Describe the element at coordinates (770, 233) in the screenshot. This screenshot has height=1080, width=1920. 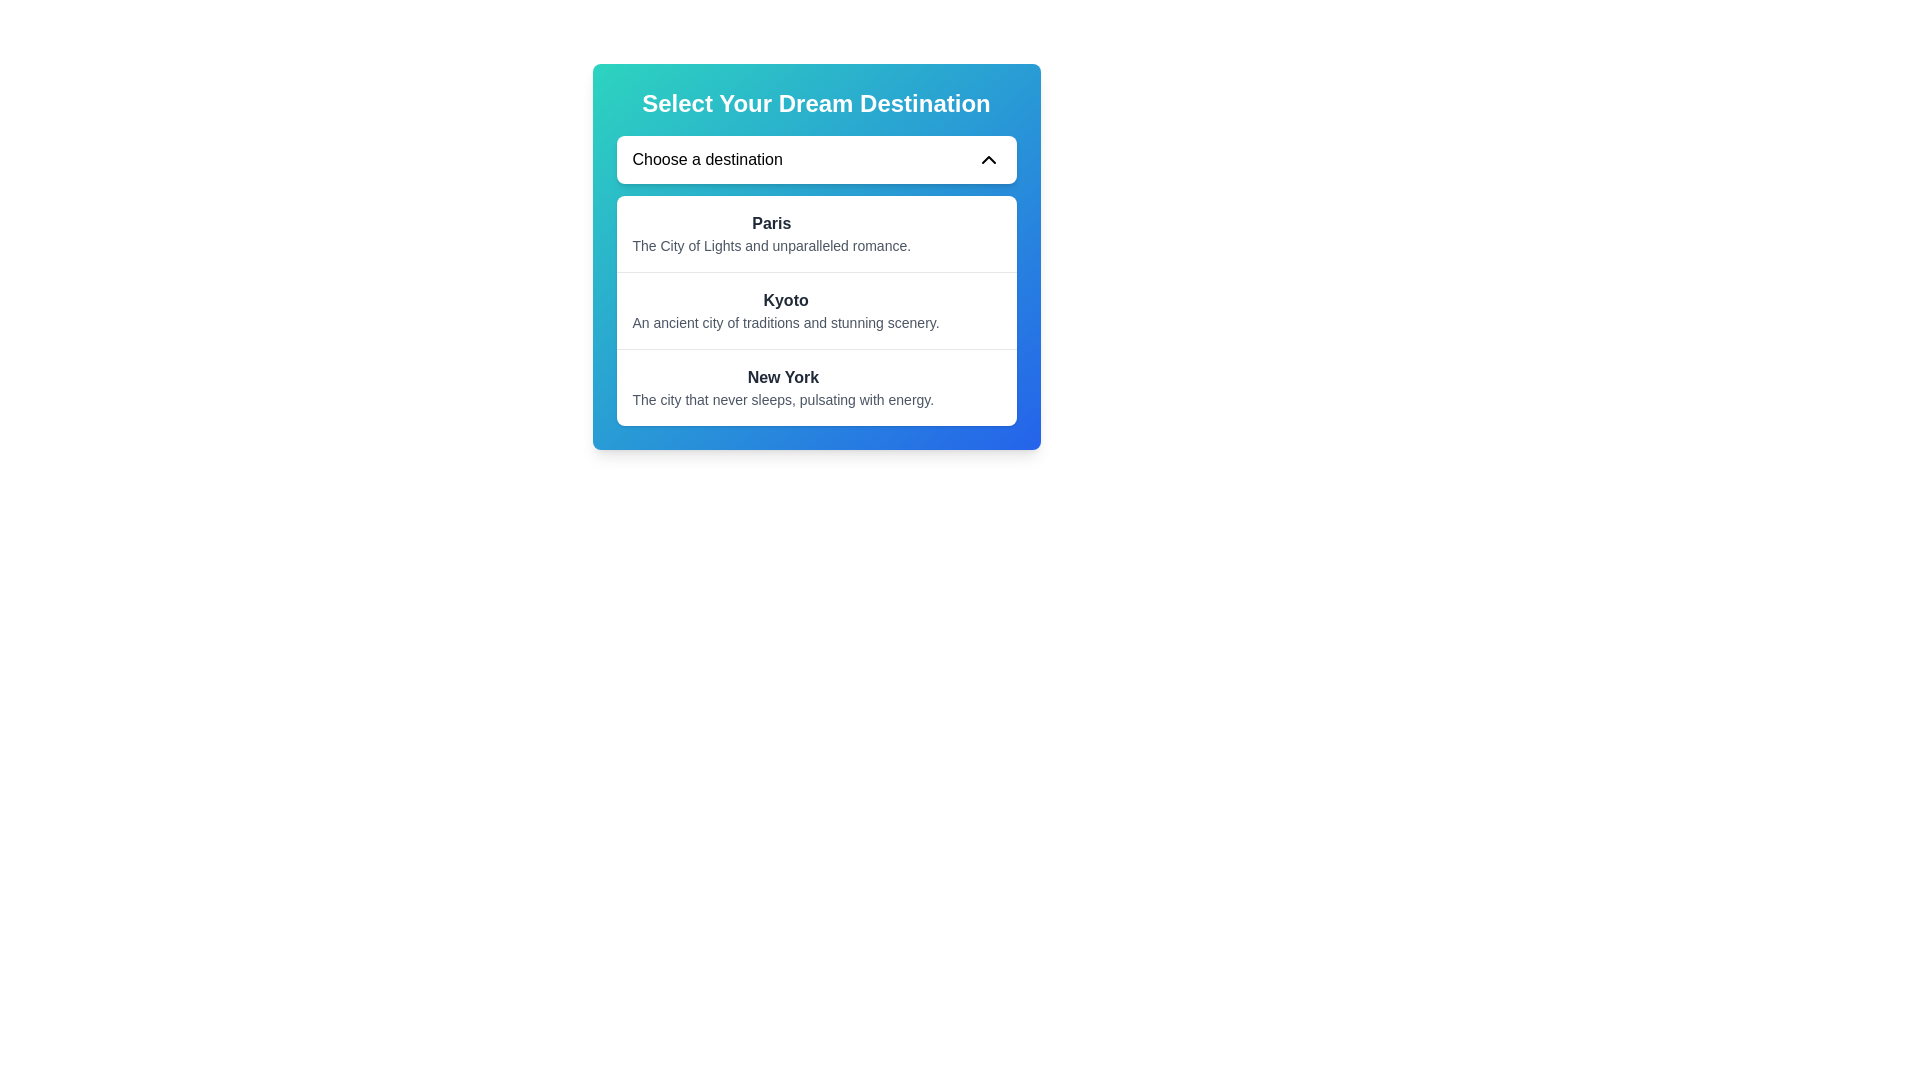
I see `the first selectable option in the list, which highlights the destination 'Paris'` at that location.